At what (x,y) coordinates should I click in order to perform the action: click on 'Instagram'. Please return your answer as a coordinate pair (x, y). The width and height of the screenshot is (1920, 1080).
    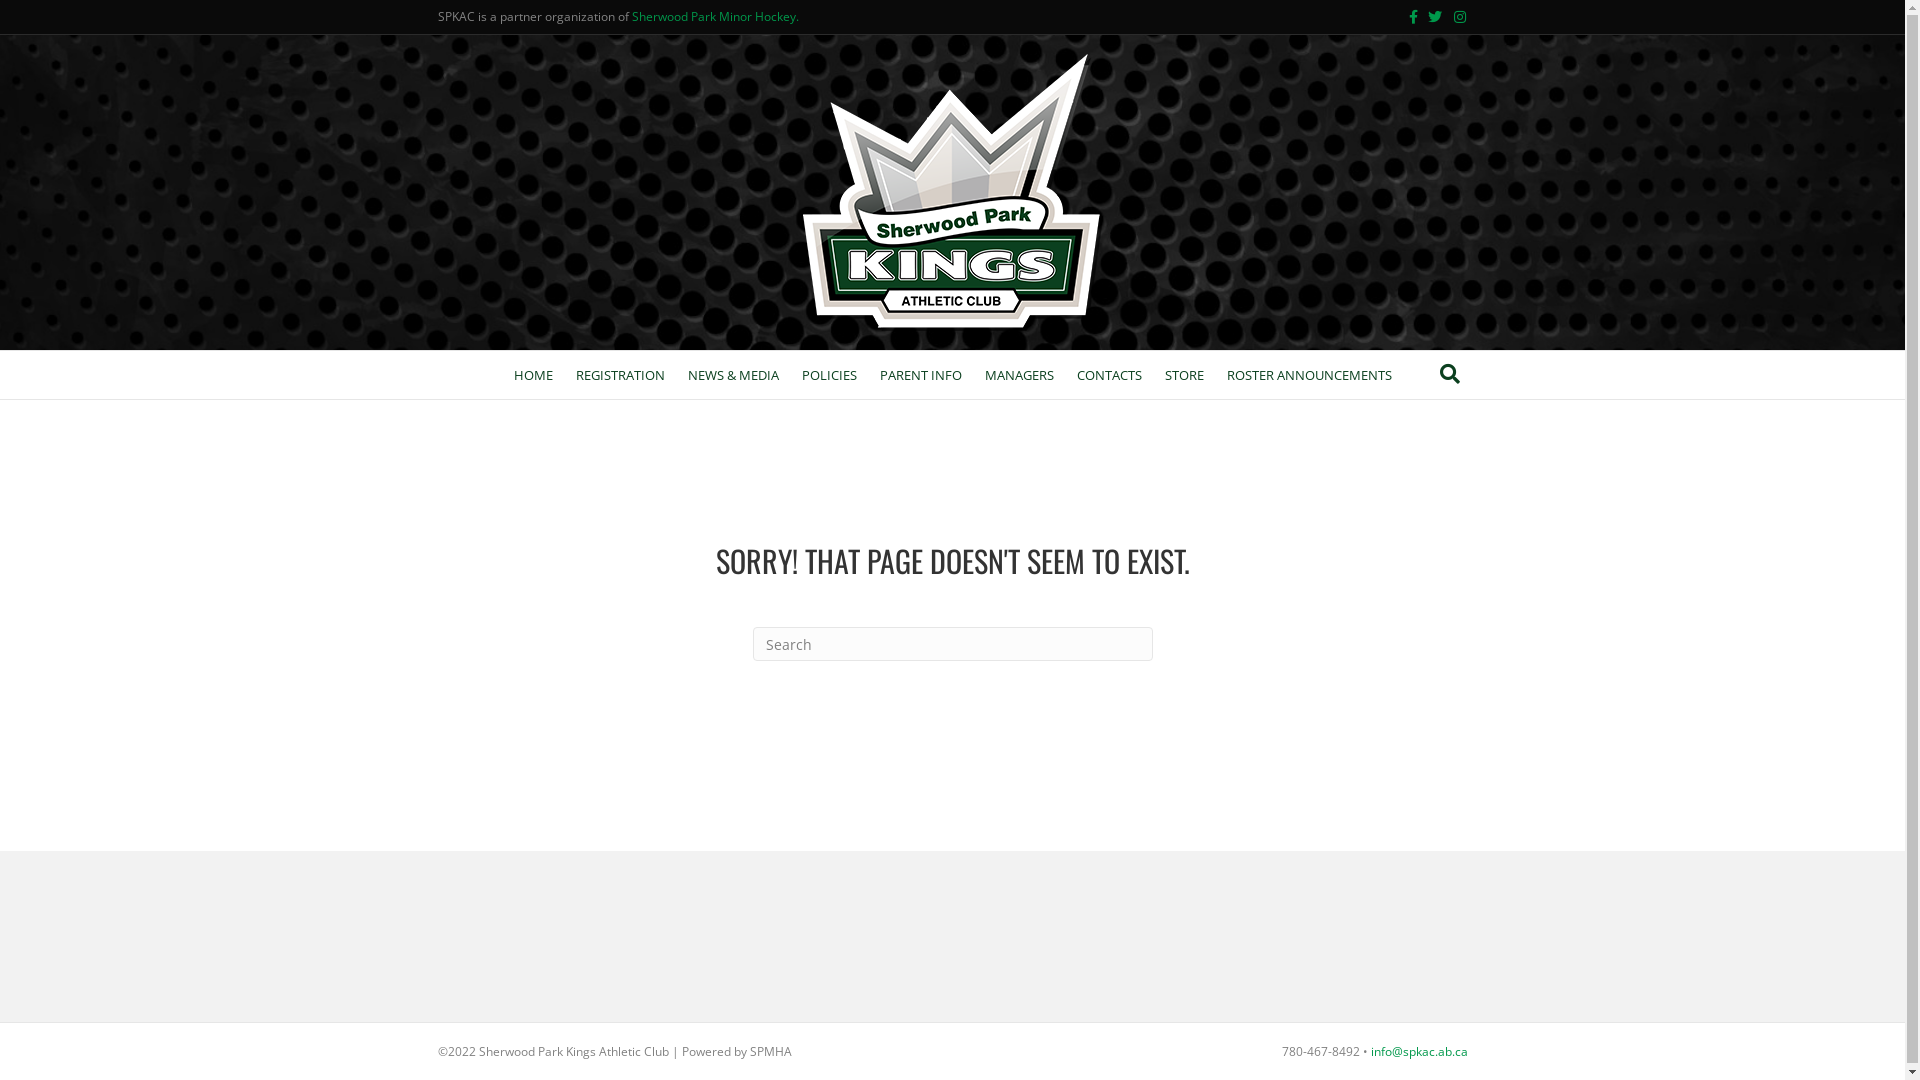
    Looking at the image, I should click on (1454, 15).